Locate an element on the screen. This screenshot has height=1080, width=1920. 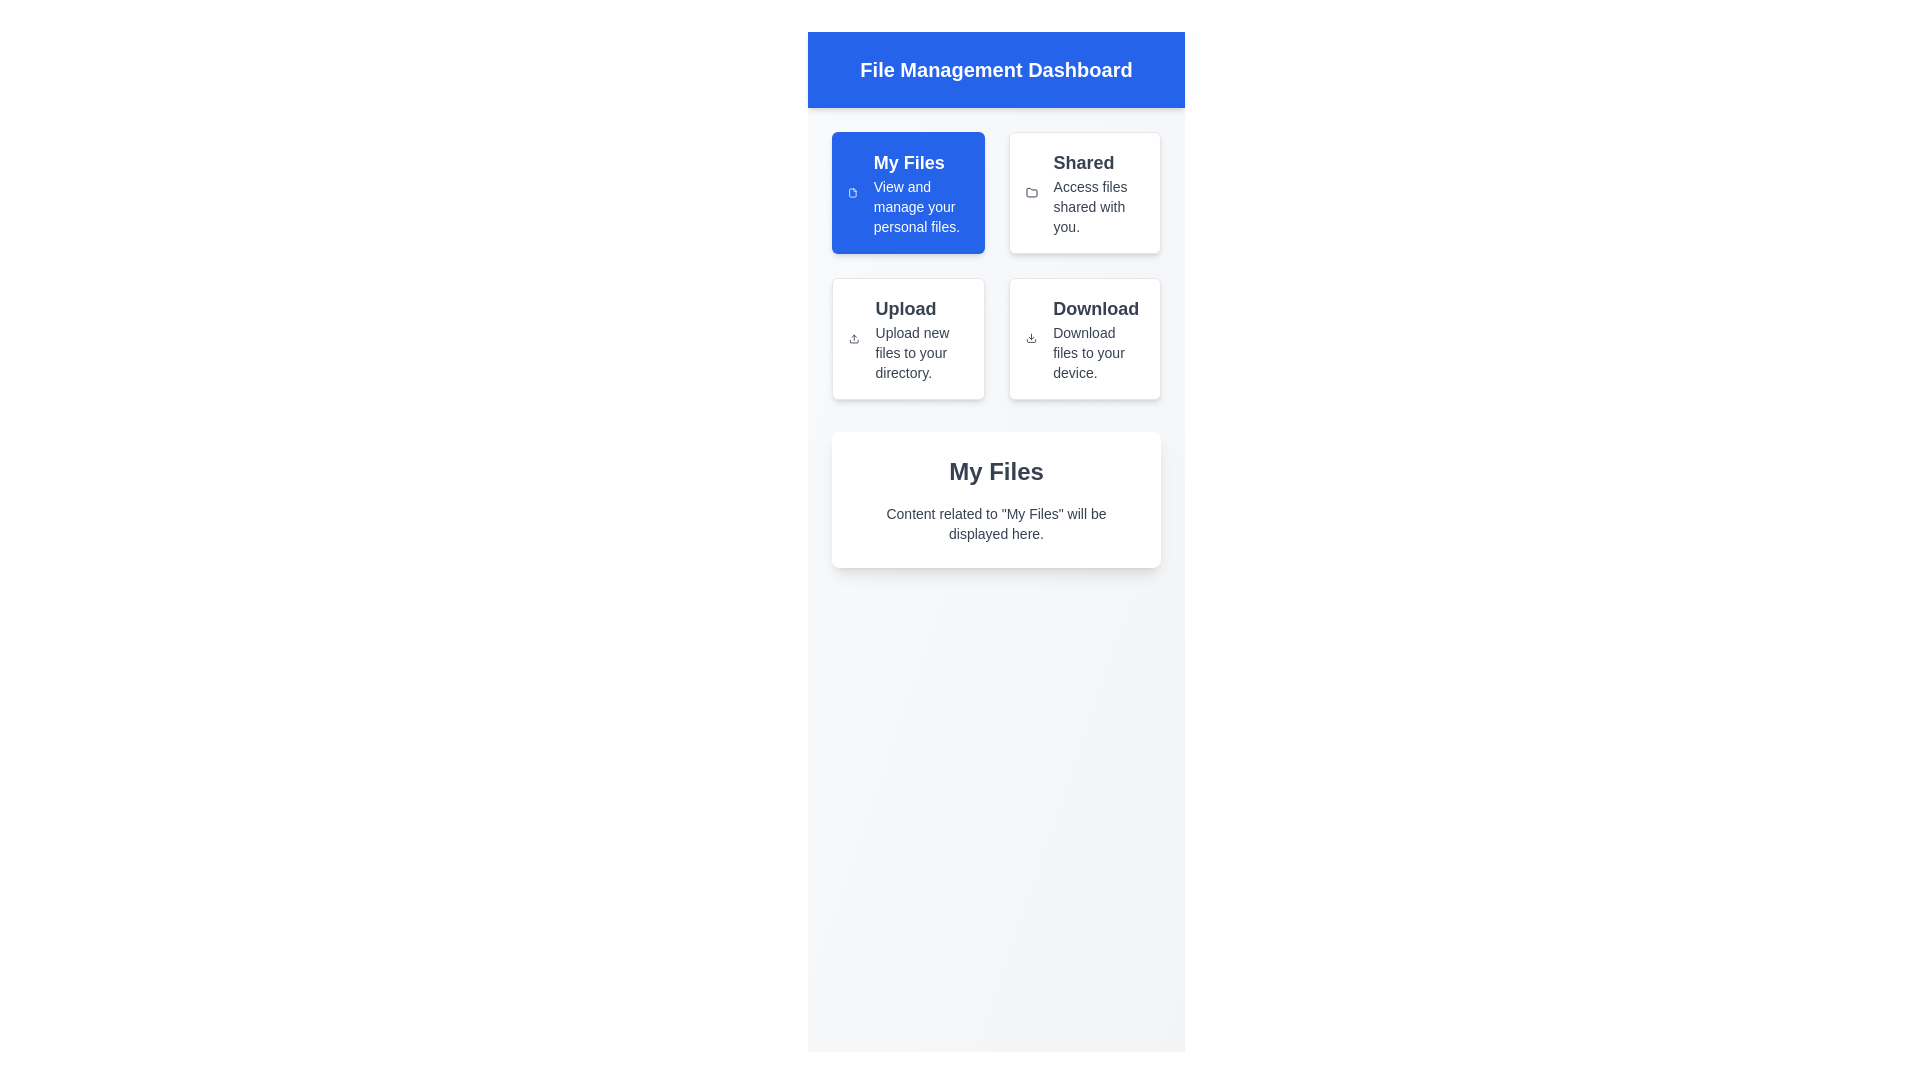
the Upload indicator icon located to the left of the 'Upload' text in the 'Upload' card within the 'File Management Dashboard' section is located at coordinates (854, 338).